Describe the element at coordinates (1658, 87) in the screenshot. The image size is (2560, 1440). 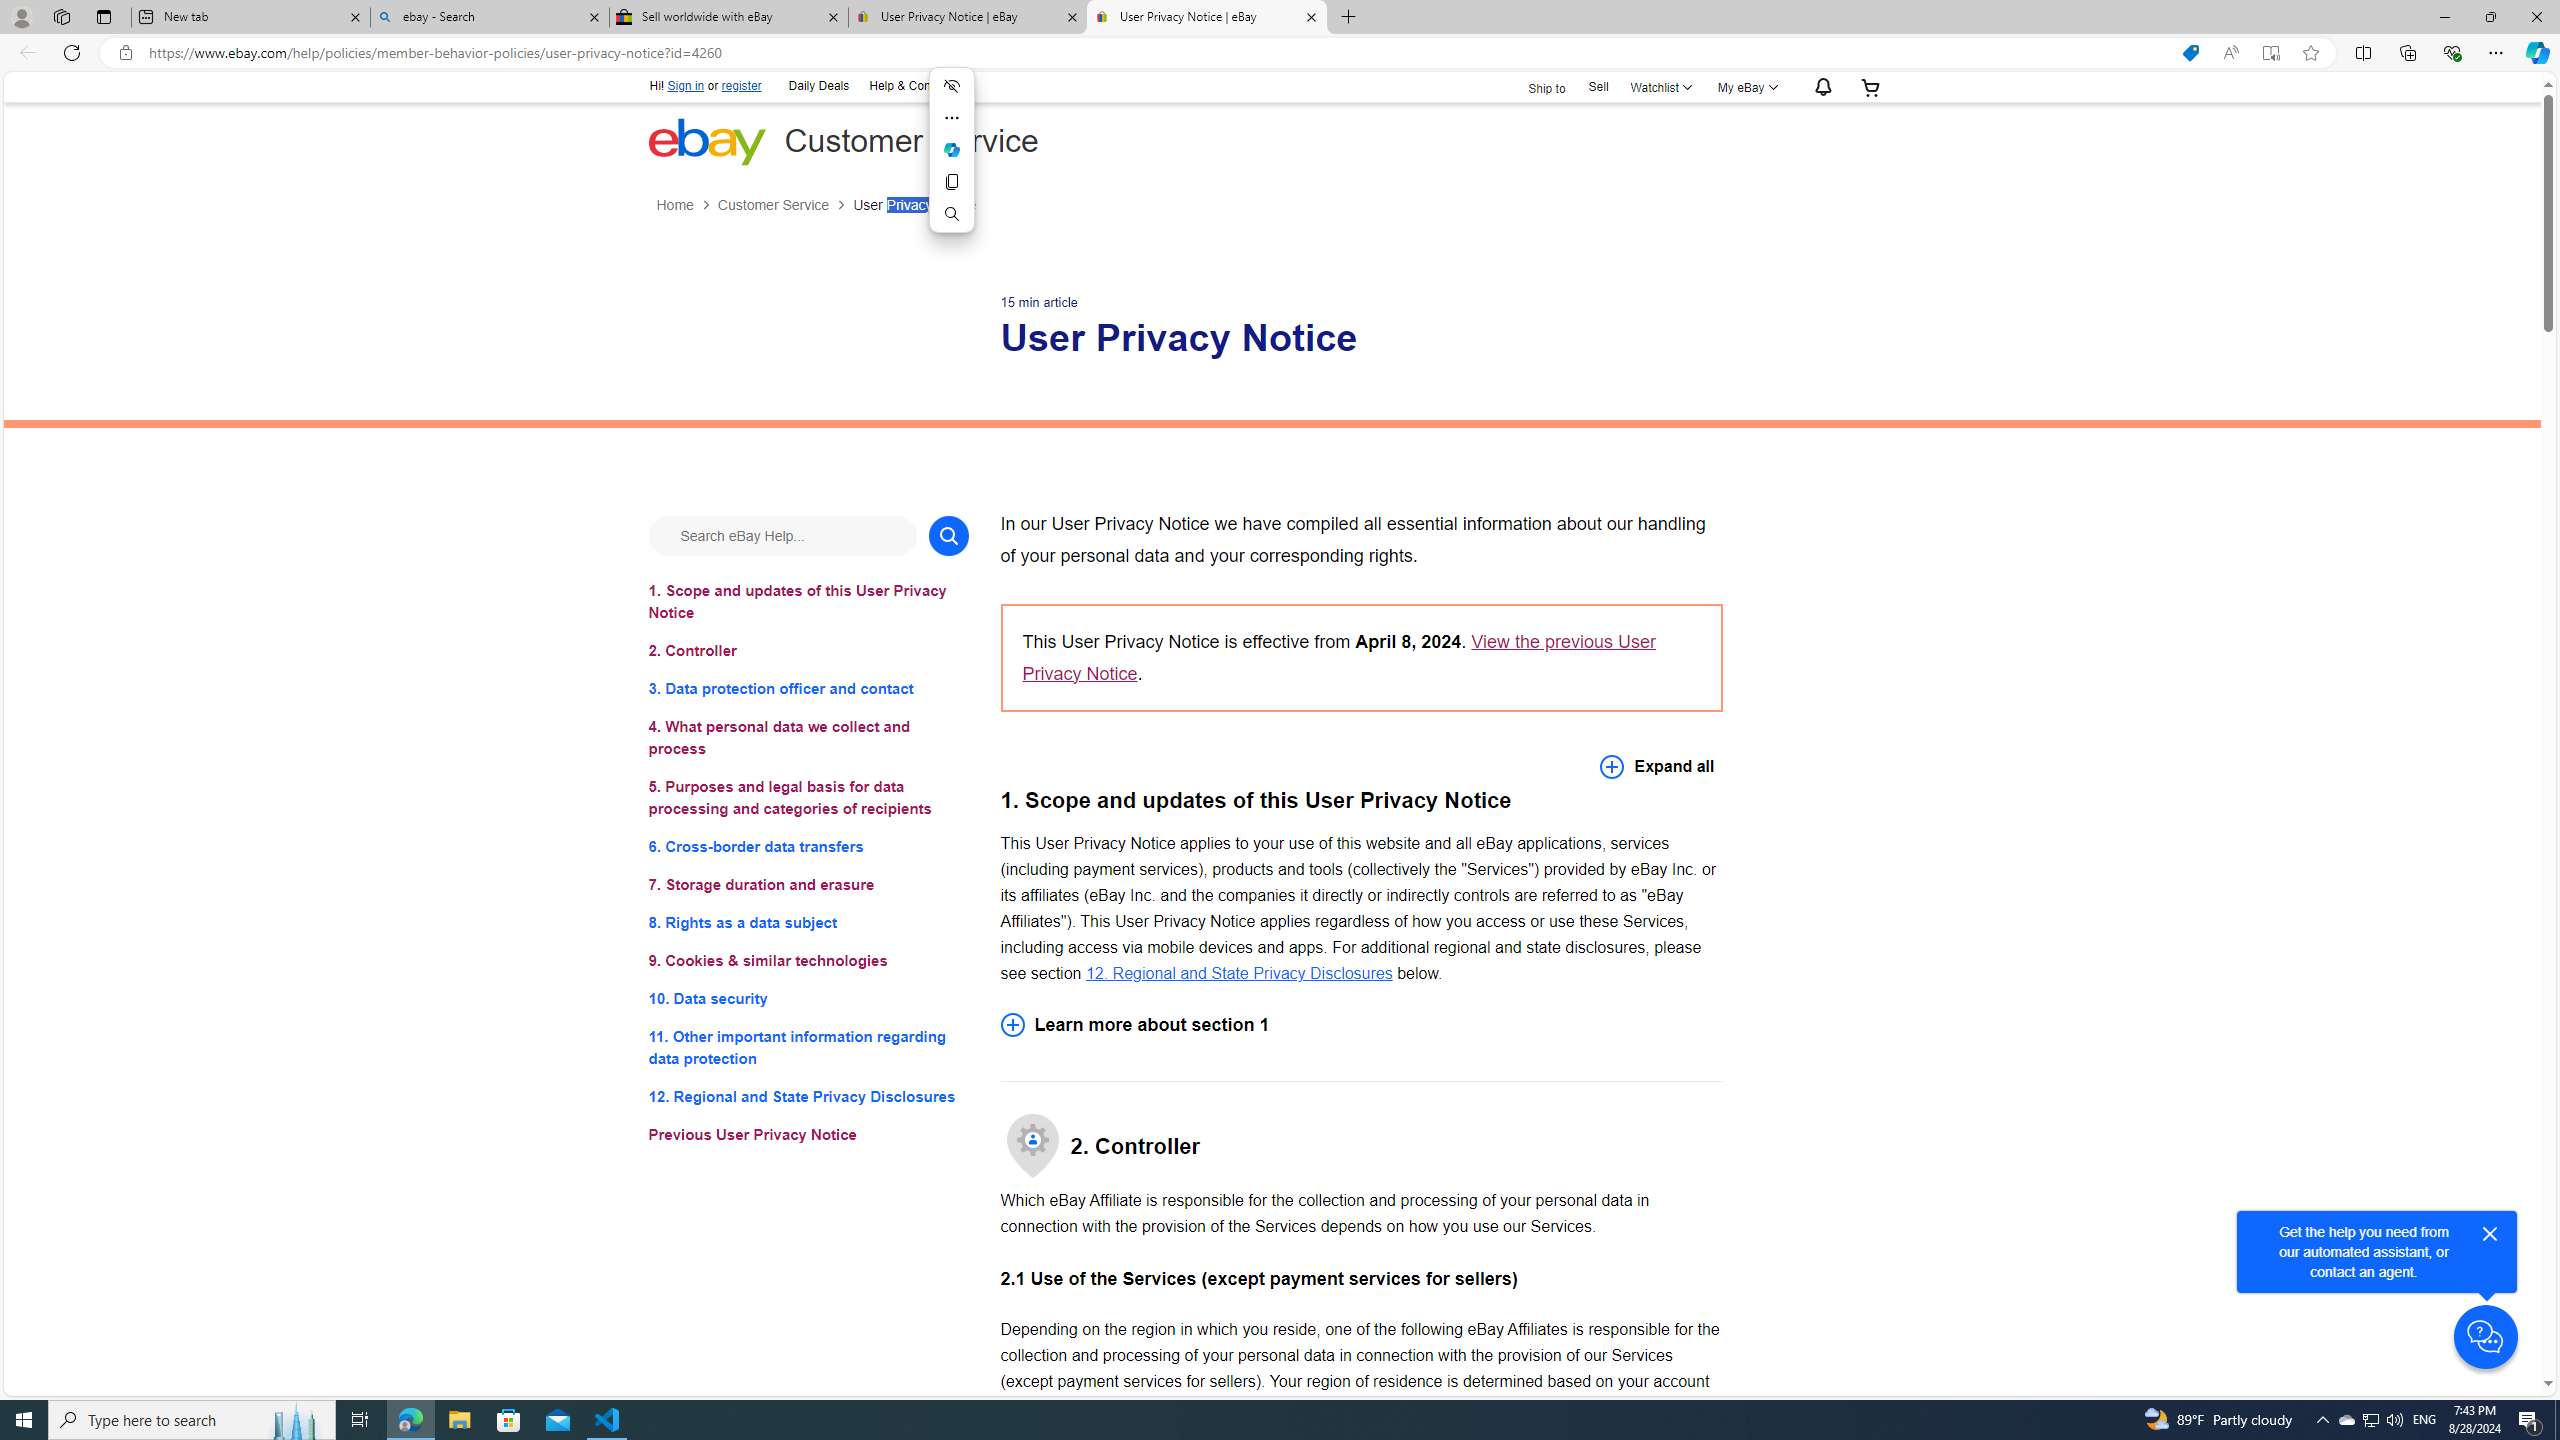
I see `'Watchlist'` at that location.